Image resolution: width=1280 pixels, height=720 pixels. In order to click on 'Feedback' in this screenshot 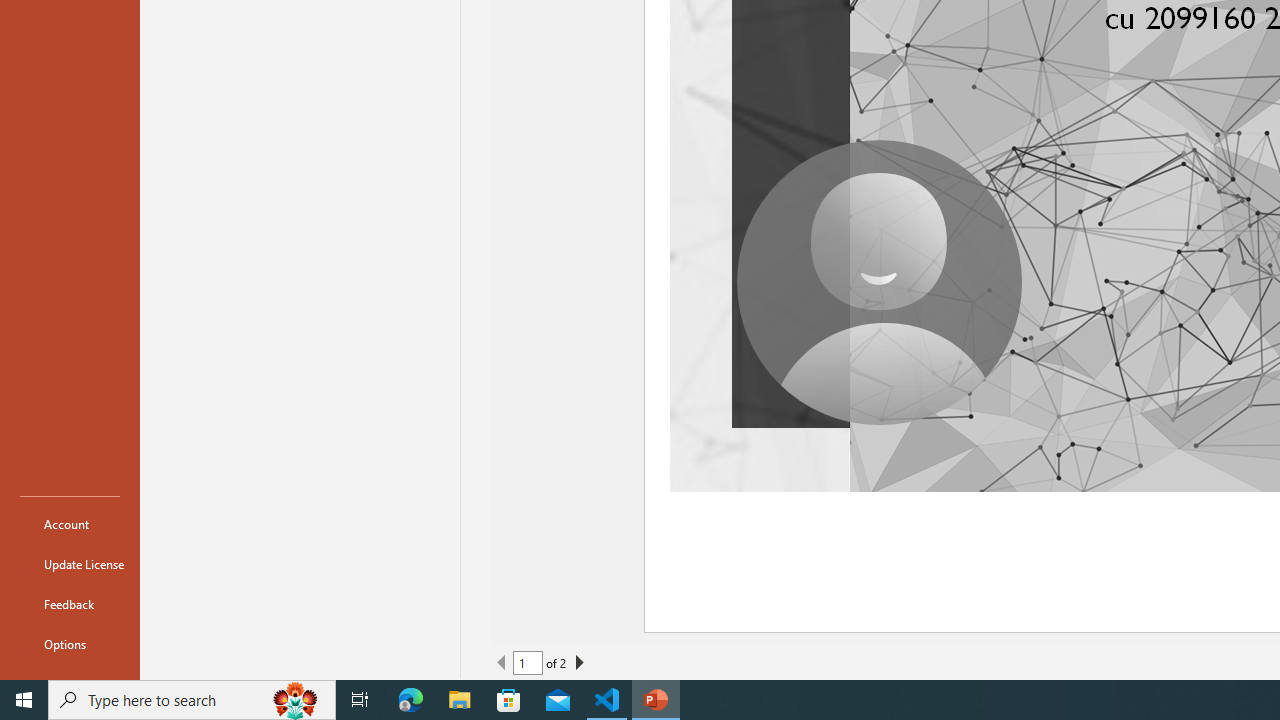, I will do `click(69, 603)`.